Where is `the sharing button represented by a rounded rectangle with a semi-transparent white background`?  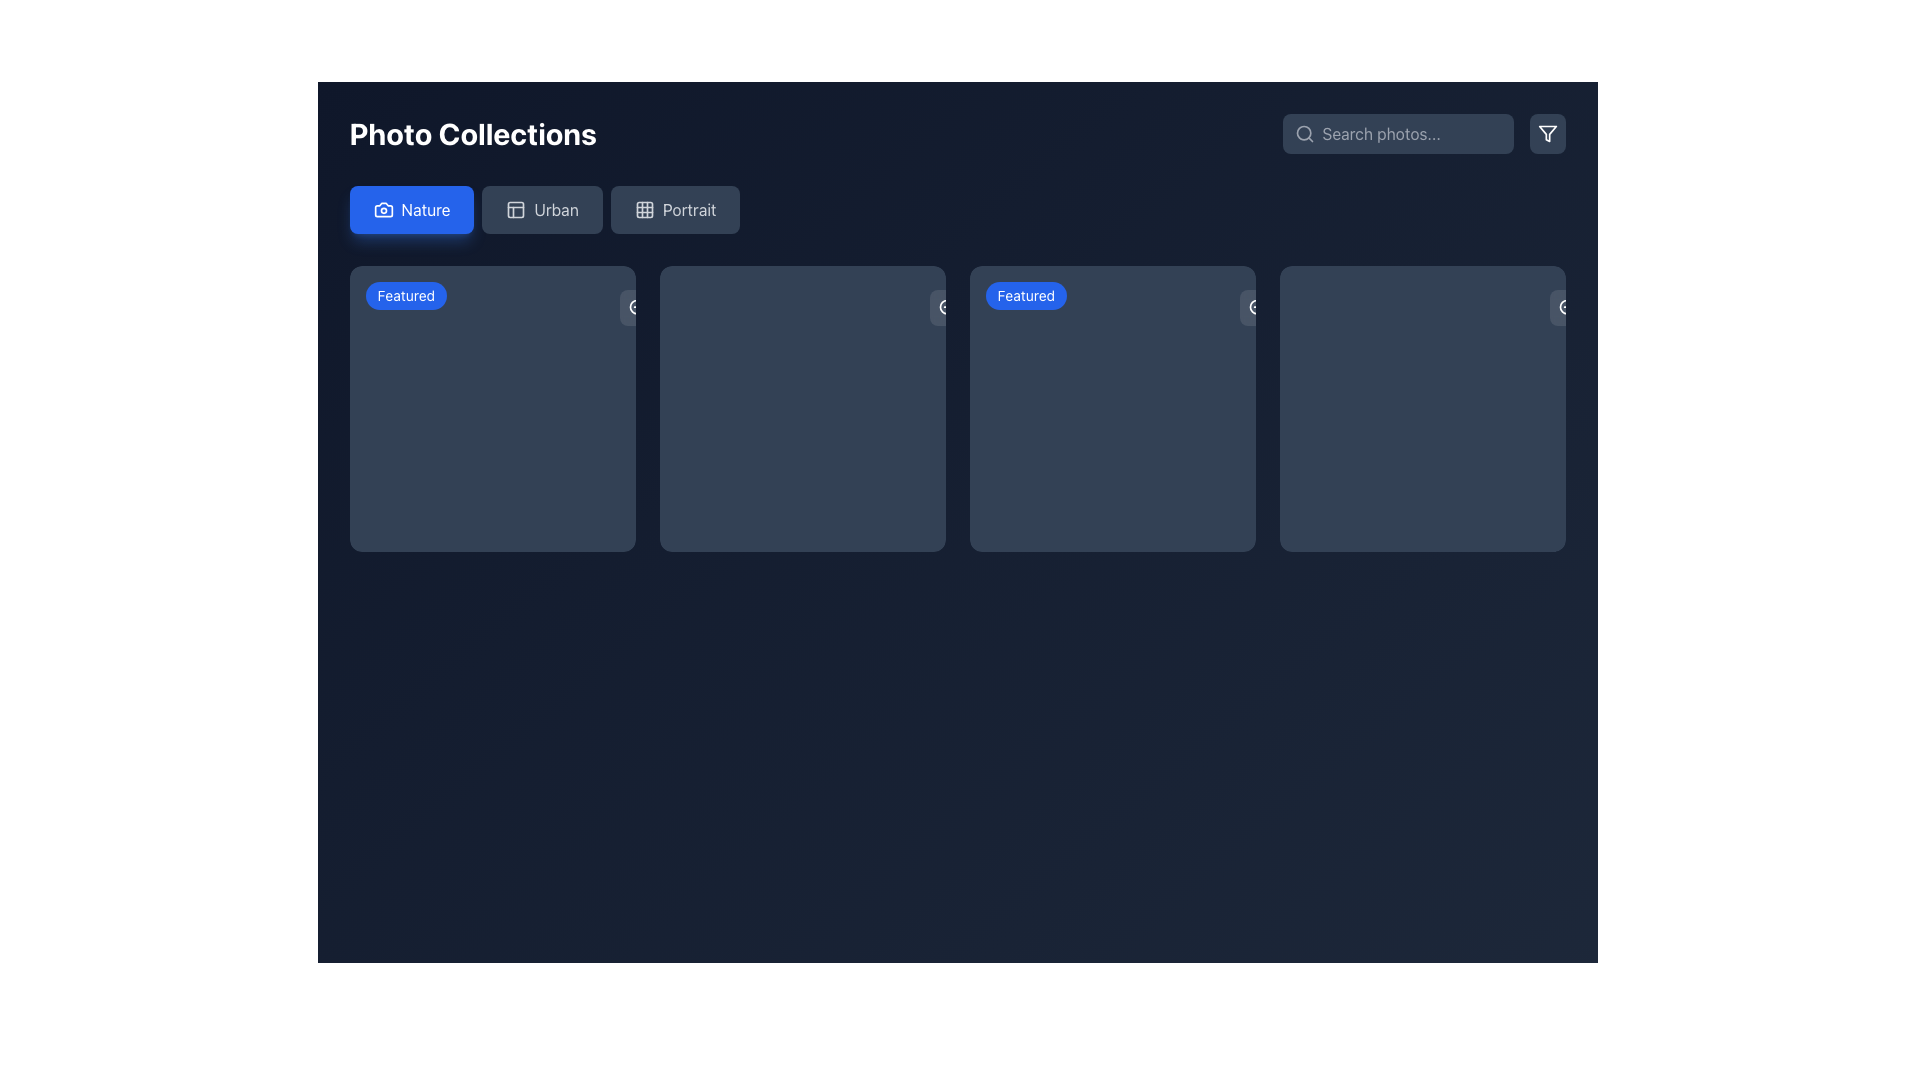
the sharing button represented by a rounded rectangle with a semi-transparent white background is located at coordinates (1603, 308).